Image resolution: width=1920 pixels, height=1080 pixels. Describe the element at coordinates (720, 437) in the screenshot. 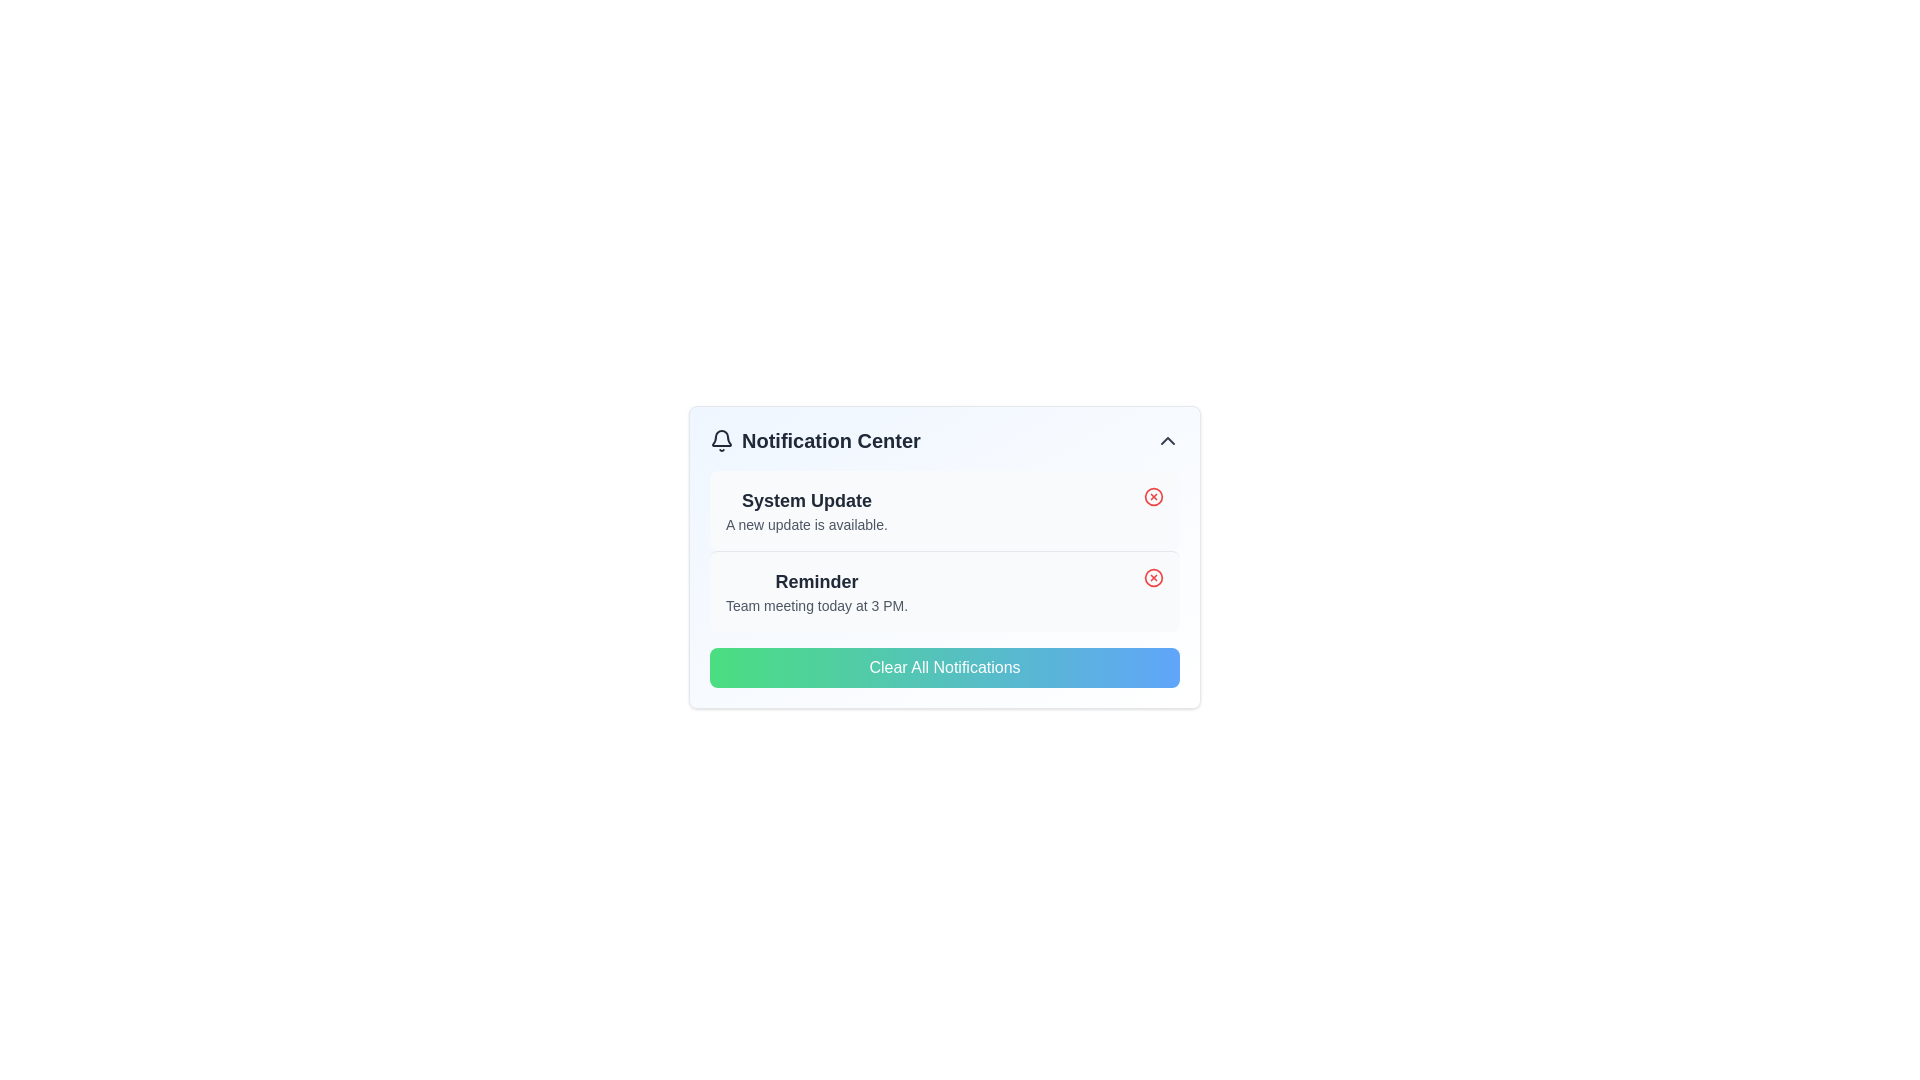

I see `the bell icon in the top-left corner of the notification center panel, which indicates notifications or alerts` at that location.